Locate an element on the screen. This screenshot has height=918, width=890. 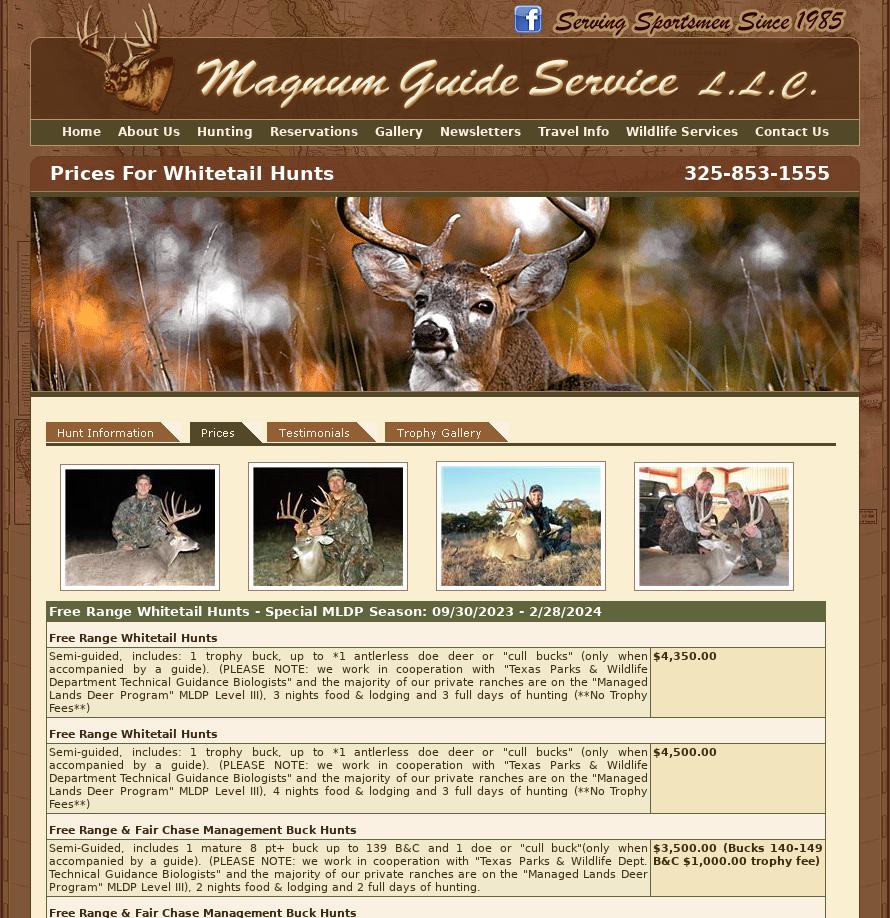
'Free Range & Fair Chase Management Buck Hunts' is located at coordinates (203, 830).